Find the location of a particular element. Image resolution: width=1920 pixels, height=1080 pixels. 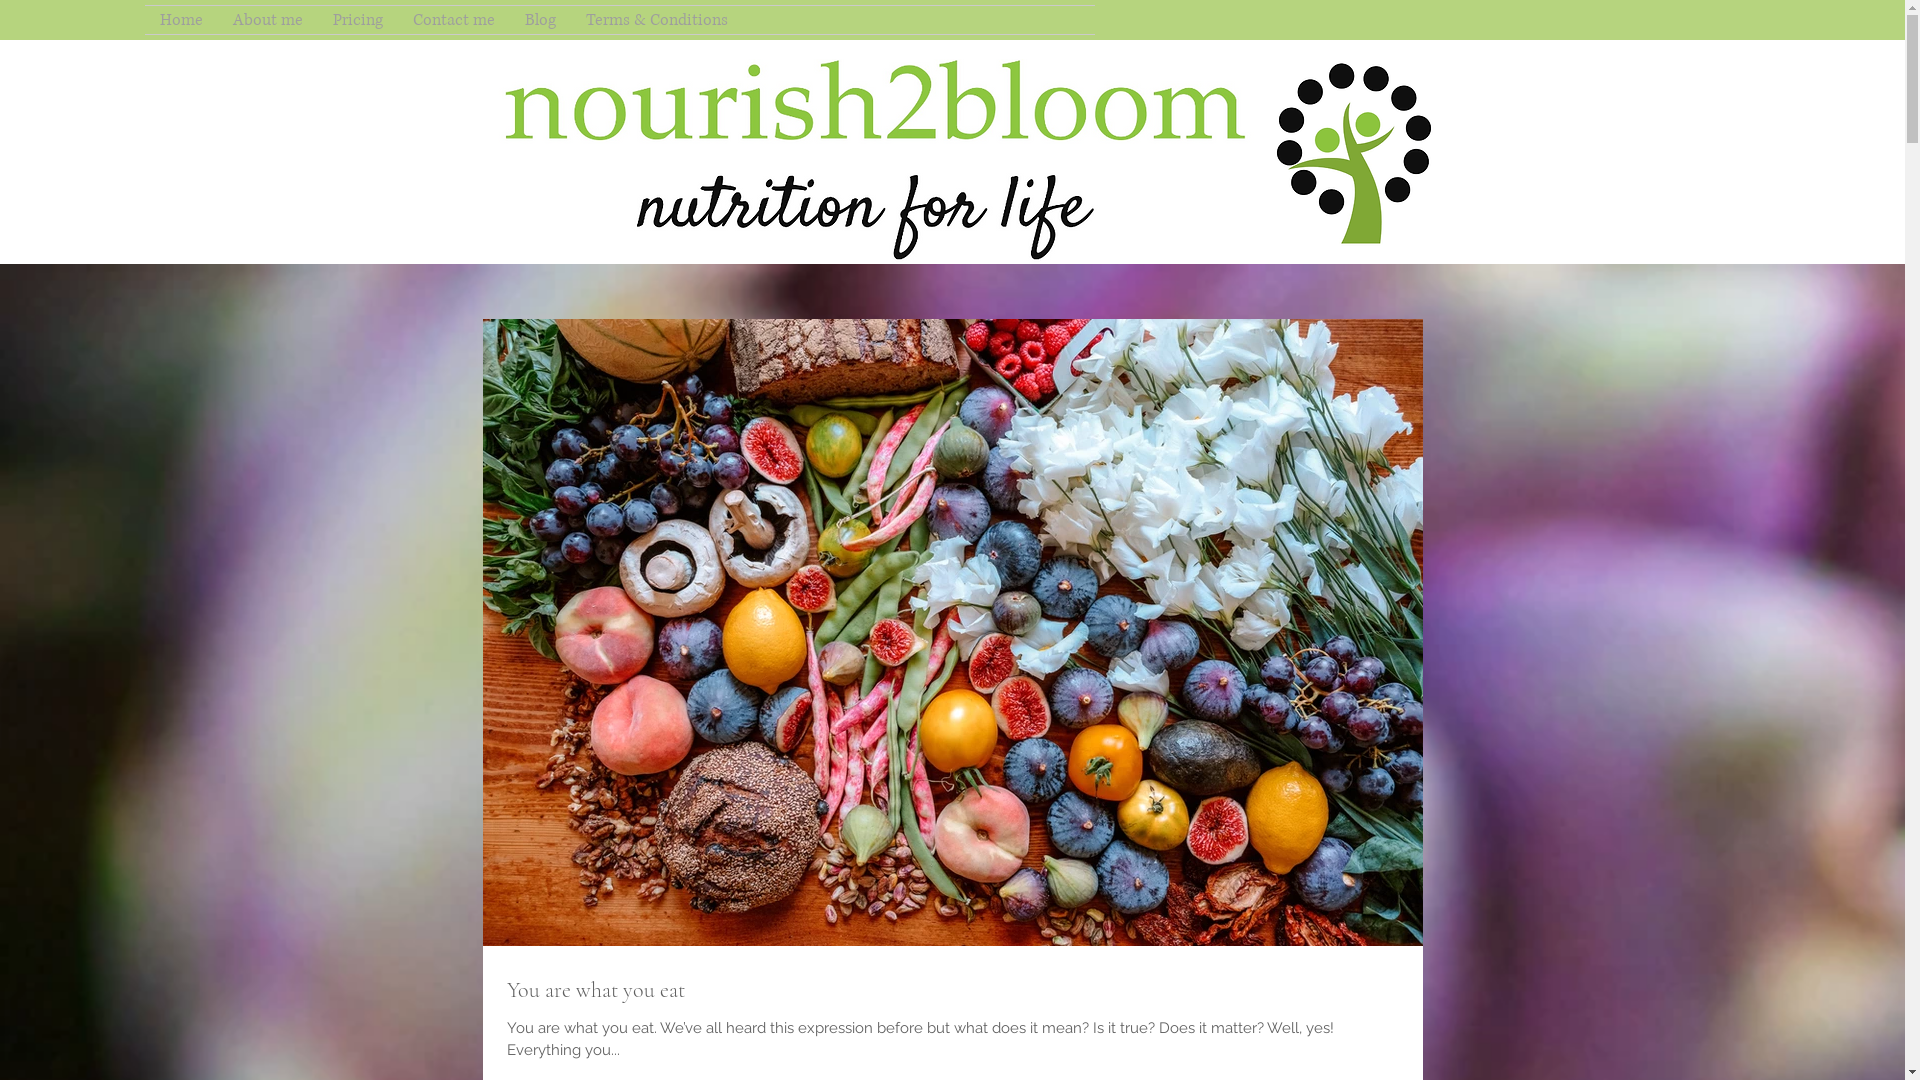

'Terms & Conditions' is located at coordinates (657, 19).